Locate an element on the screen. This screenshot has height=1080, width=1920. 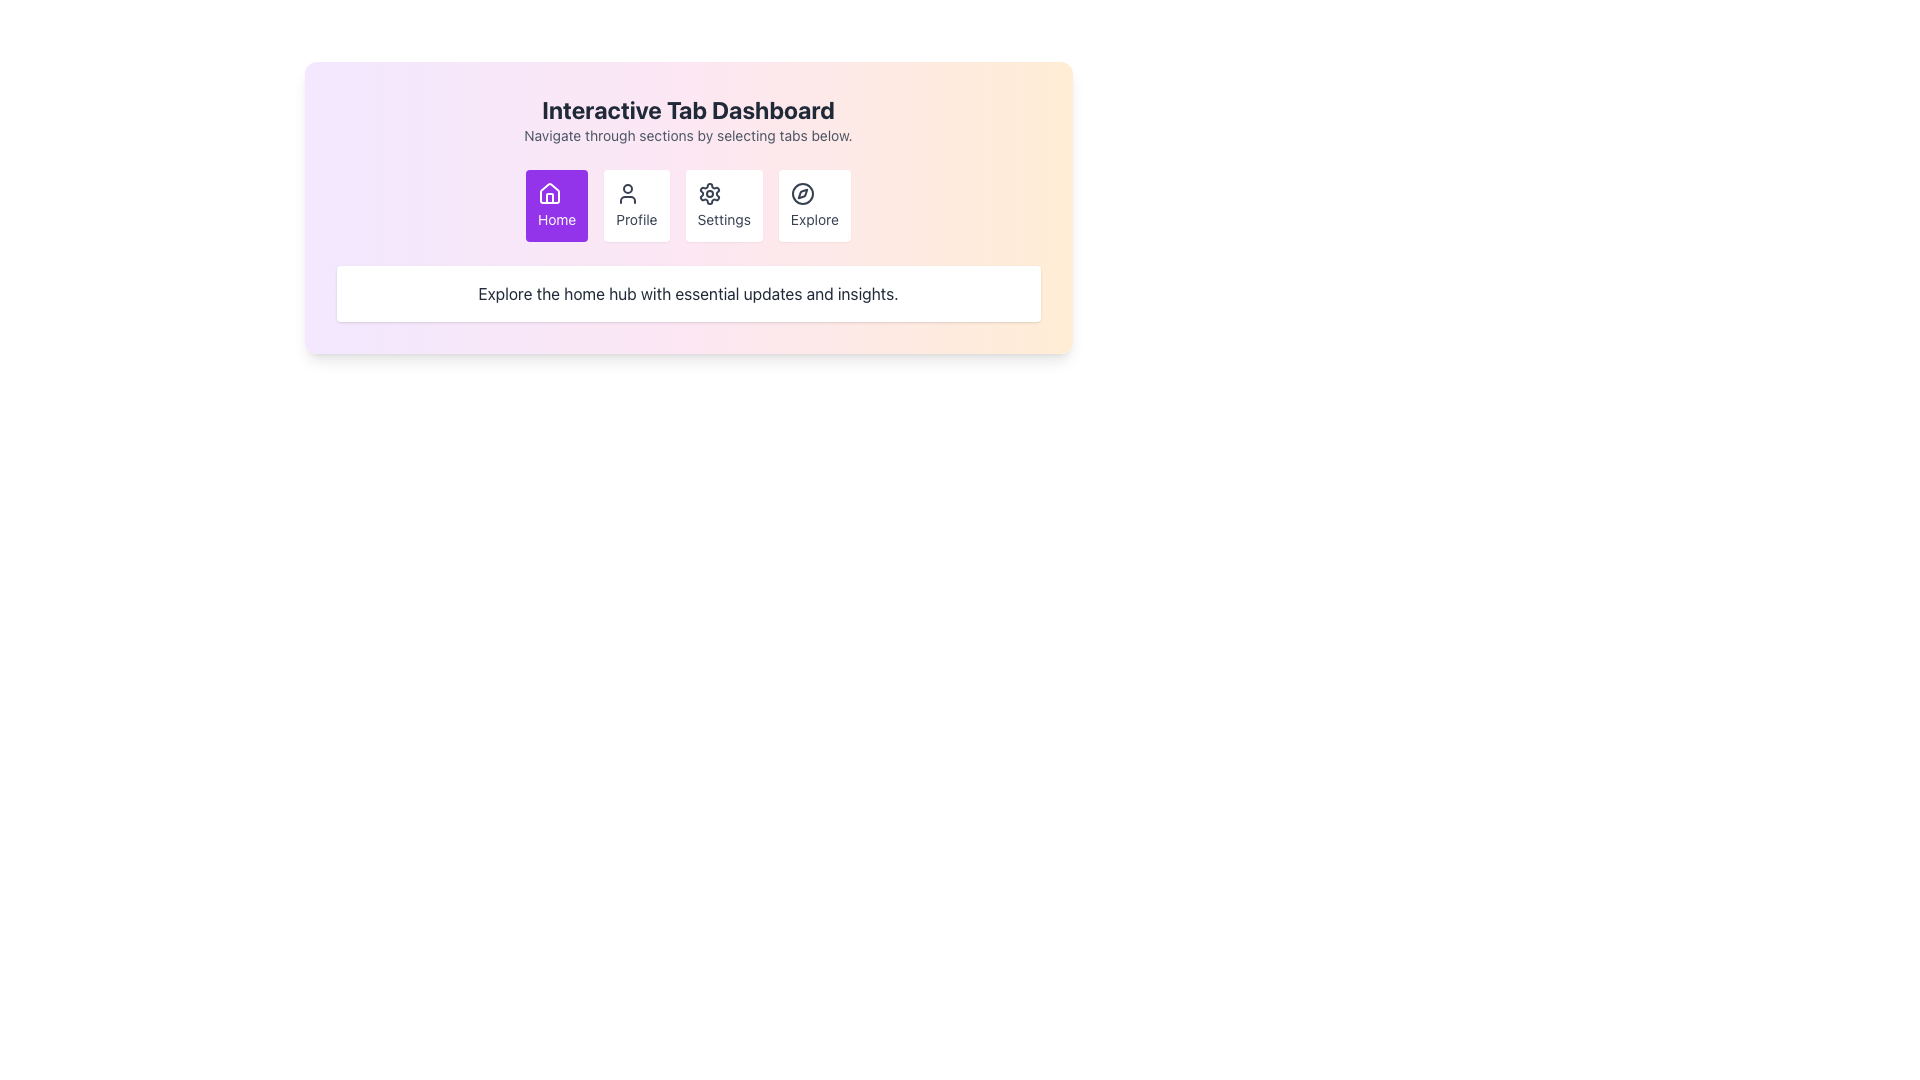
informational text about updates and available insights located inside the white card box at the bottom section of the interface is located at coordinates (688, 293).